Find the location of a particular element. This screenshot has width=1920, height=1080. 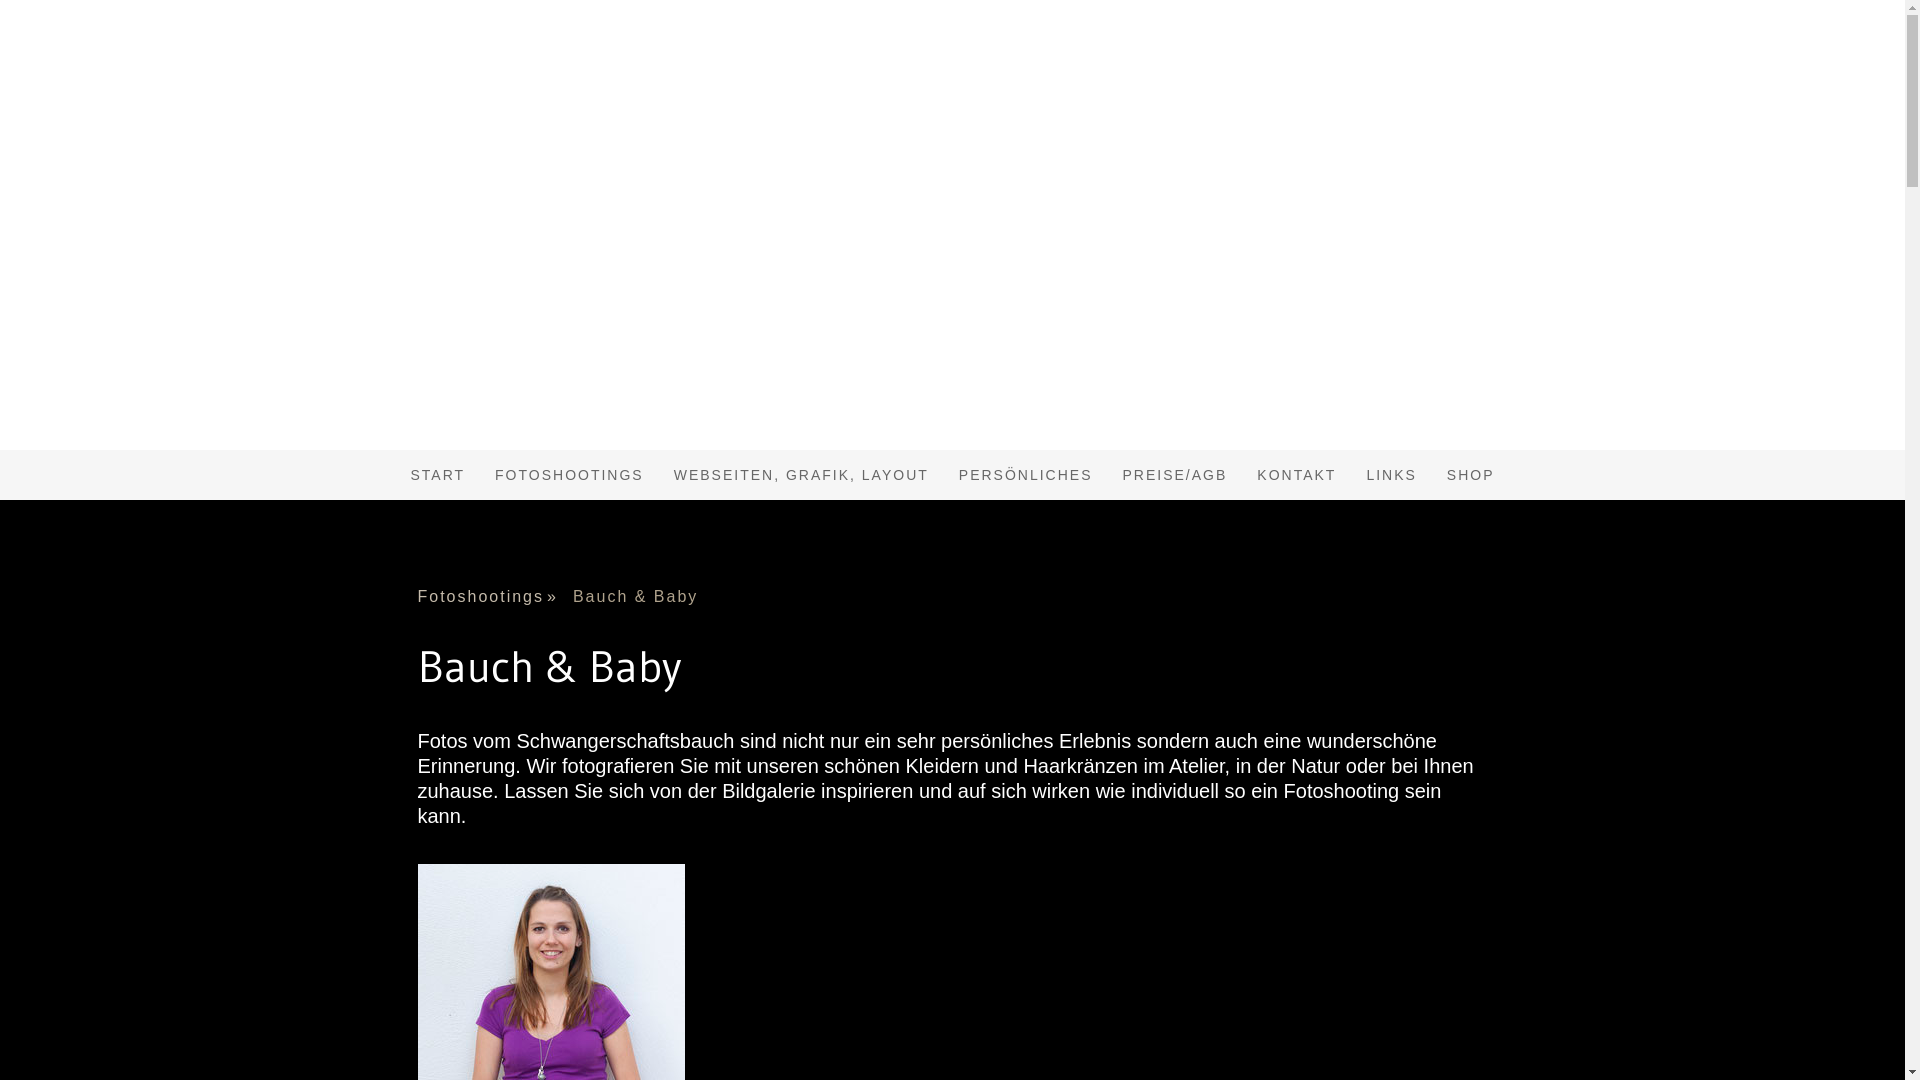

'WEBSEITEN, GRAFIK, LAYOUT' is located at coordinates (801, 474).